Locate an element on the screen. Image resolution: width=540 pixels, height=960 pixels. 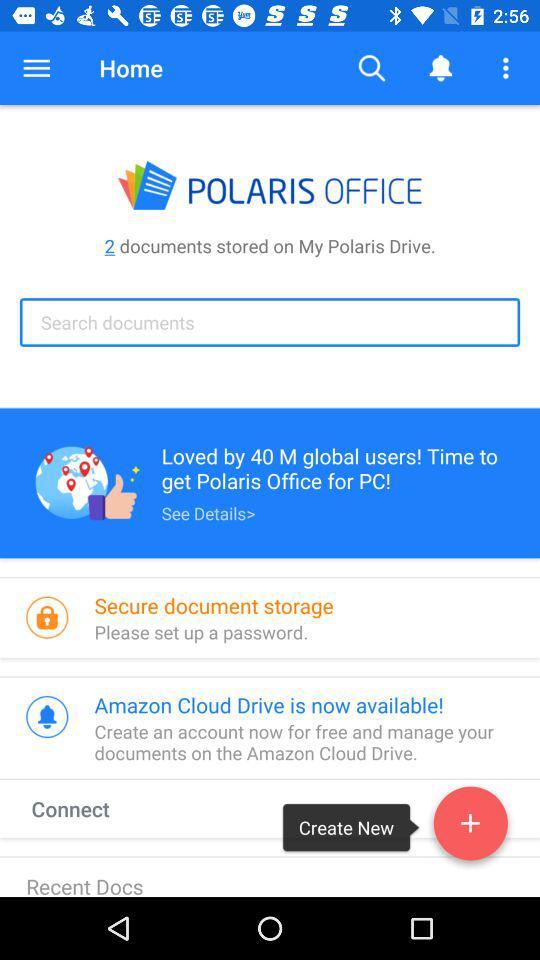
icon next to the create new icon is located at coordinates (470, 827).